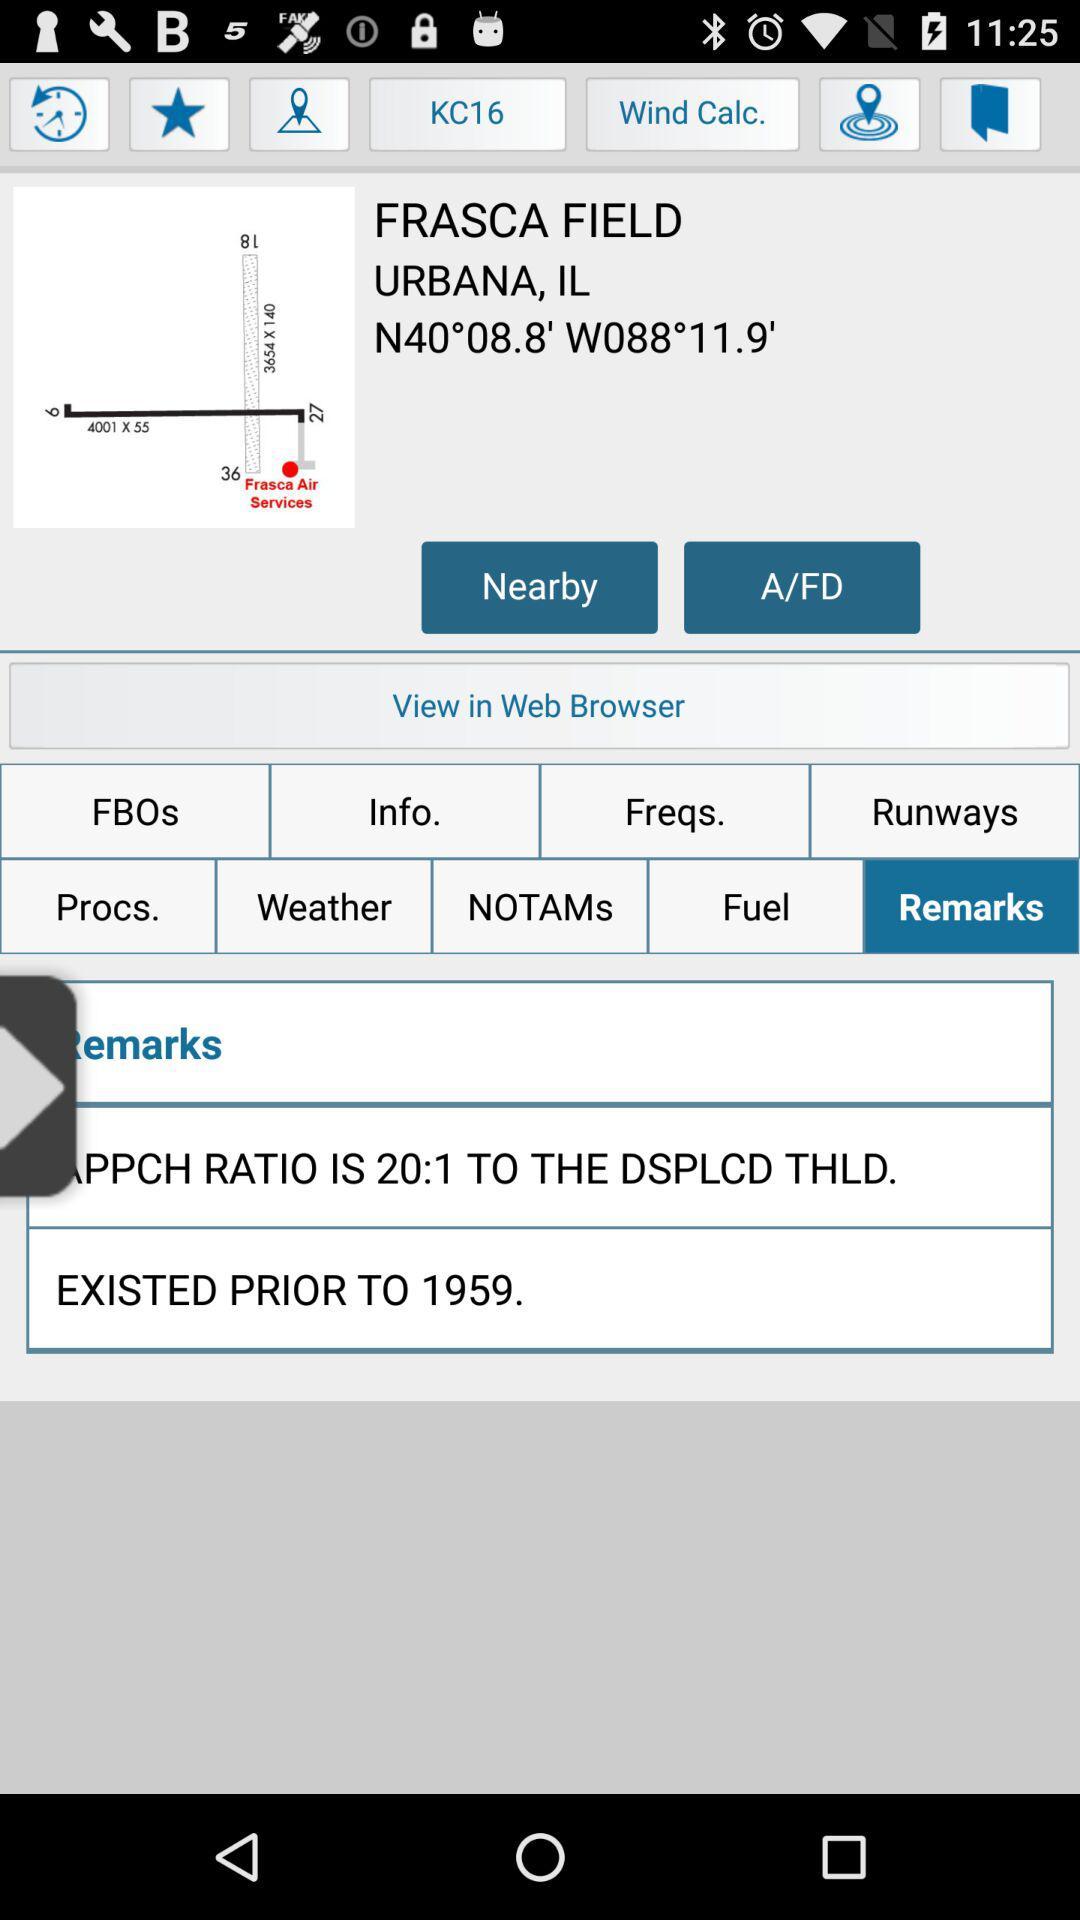 This screenshot has height=1920, width=1080. Describe the element at coordinates (180, 118) in the screenshot. I see `menu button` at that location.